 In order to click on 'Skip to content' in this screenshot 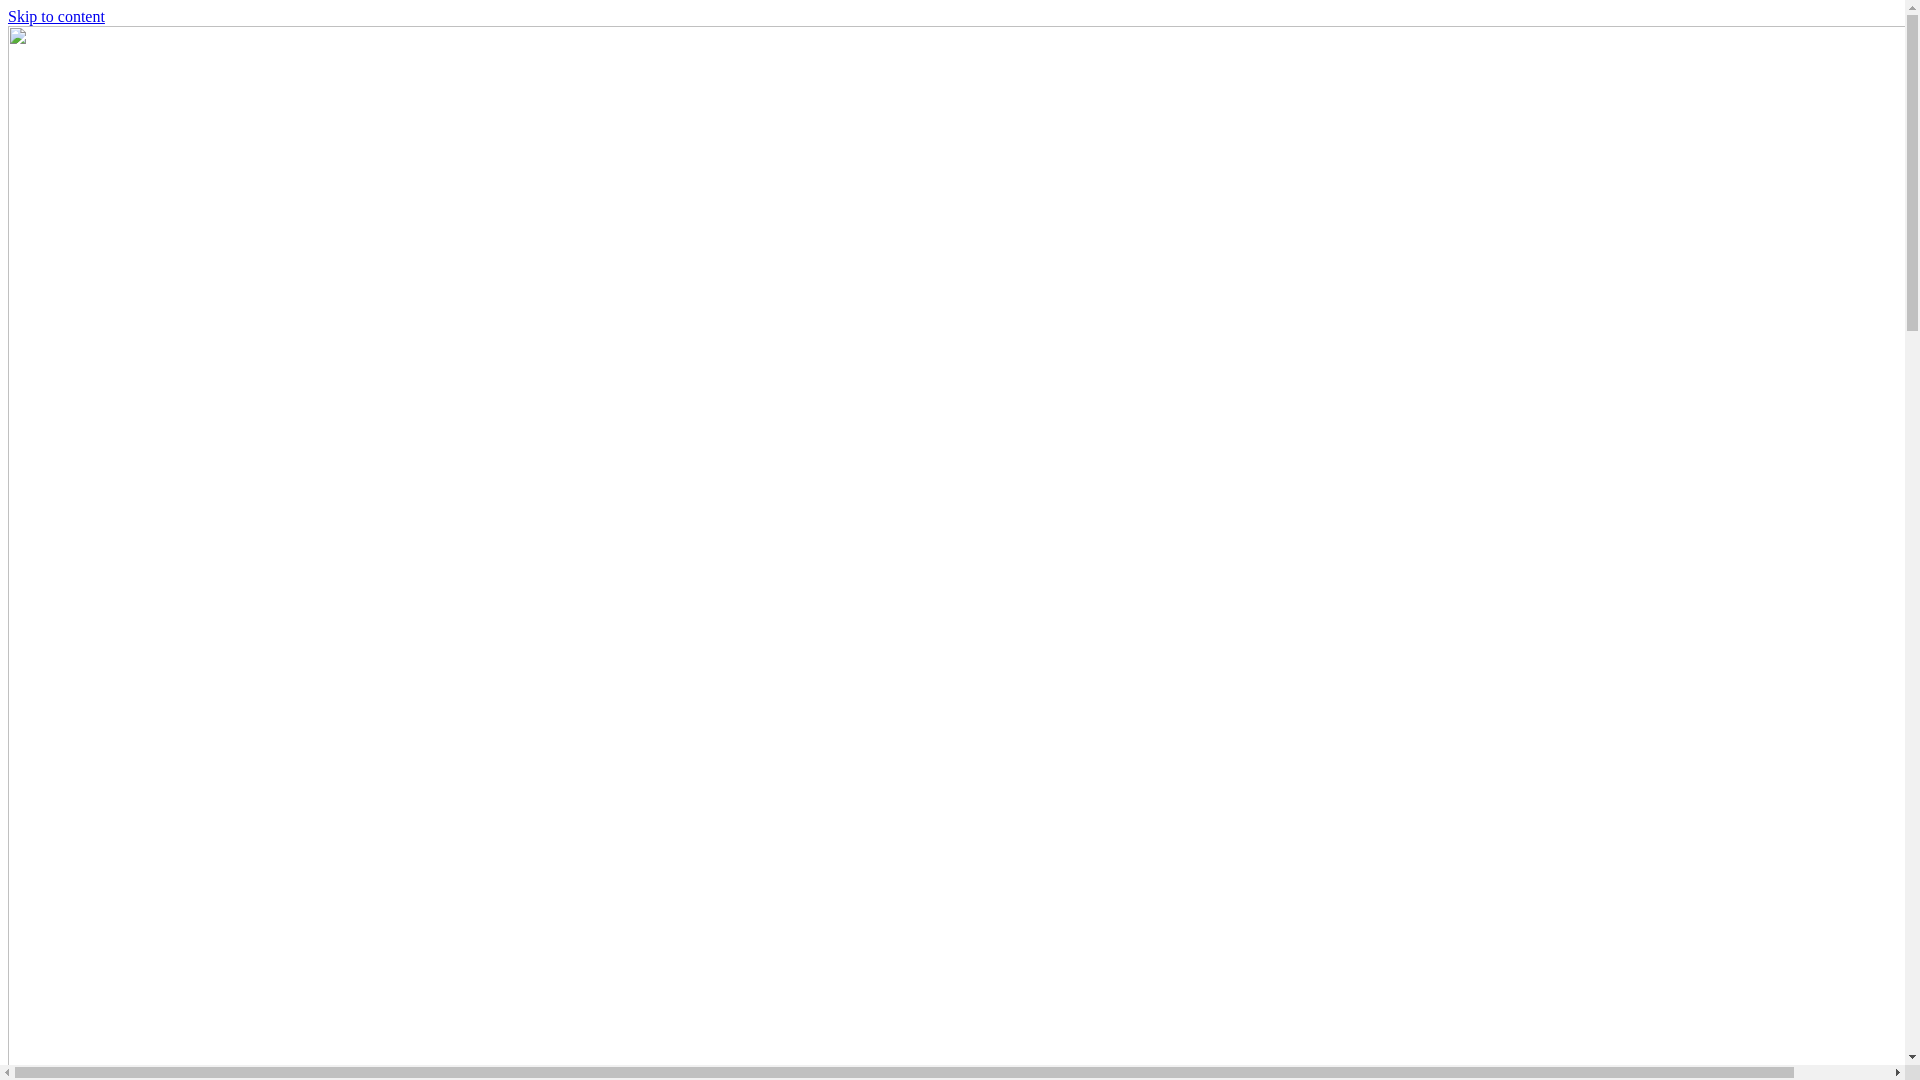, I will do `click(56, 16)`.